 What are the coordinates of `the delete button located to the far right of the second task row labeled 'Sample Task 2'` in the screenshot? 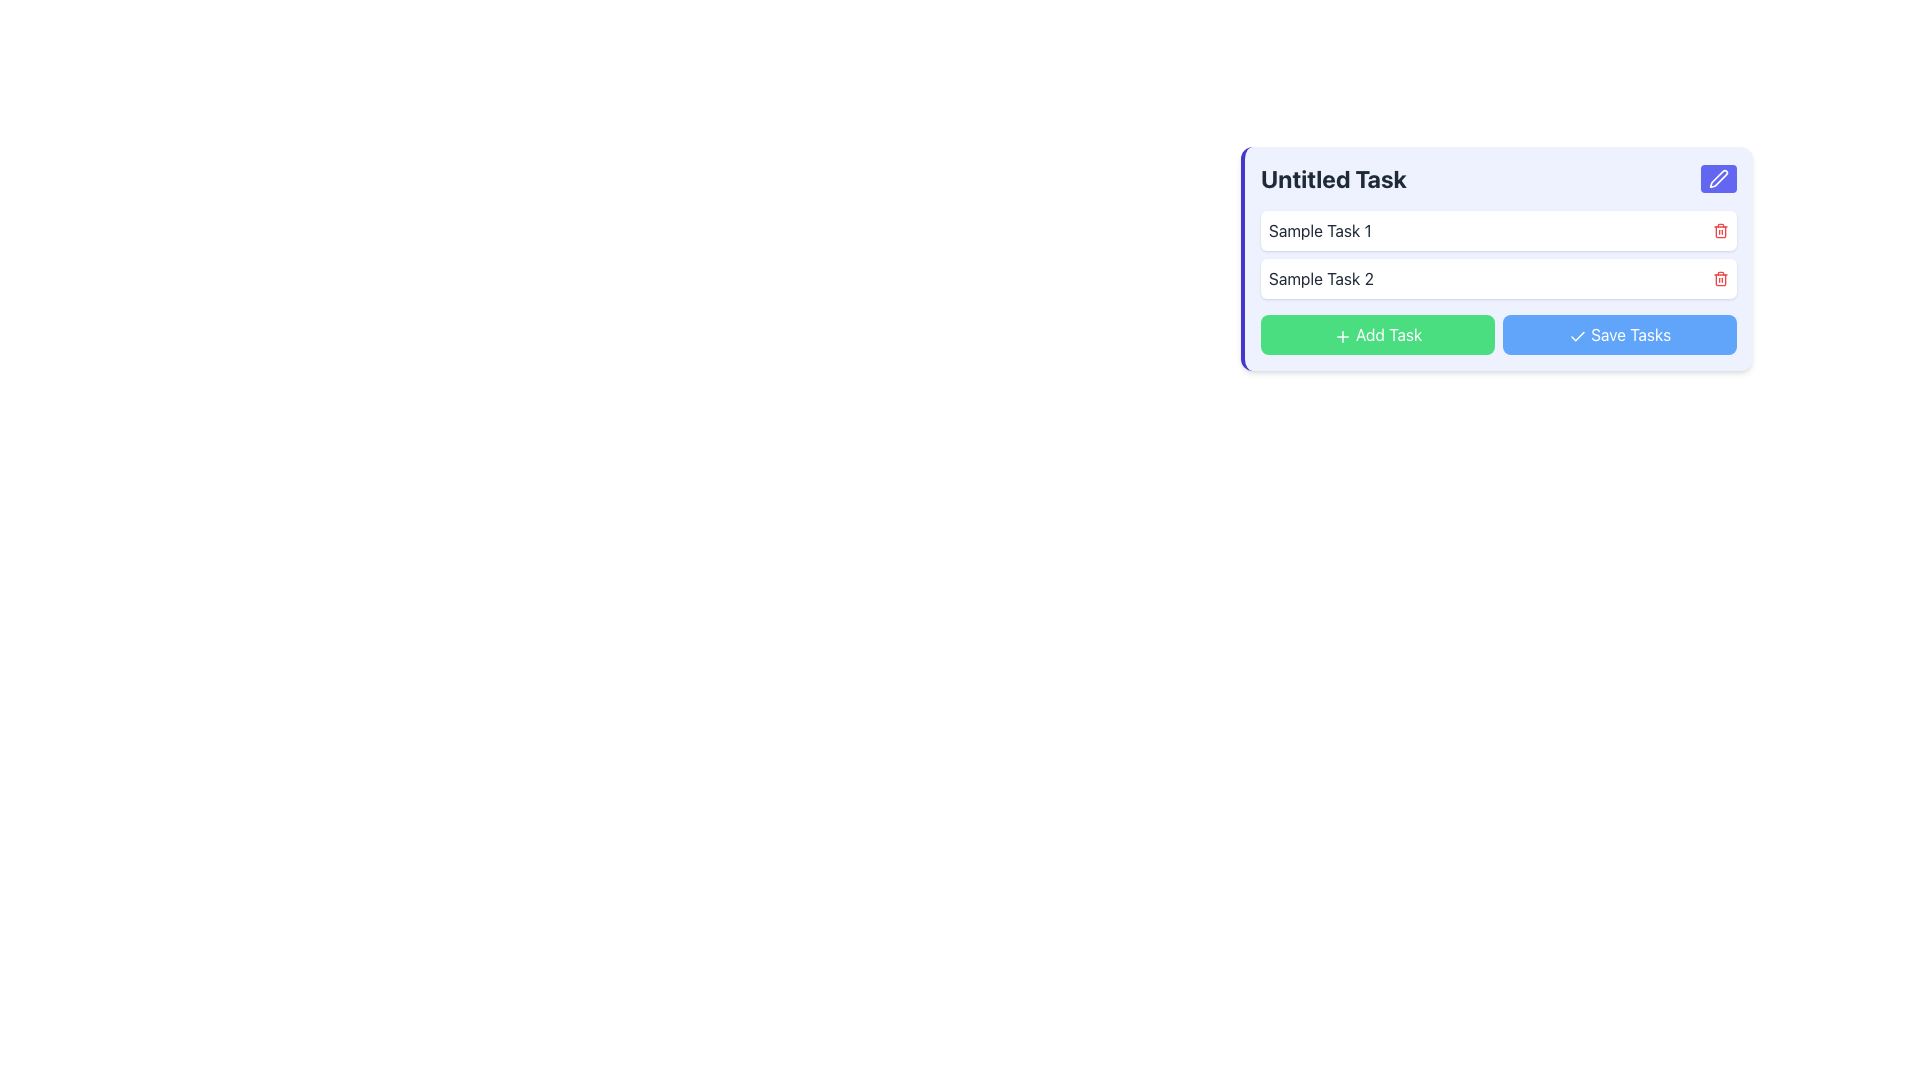 It's located at (1720, 278).